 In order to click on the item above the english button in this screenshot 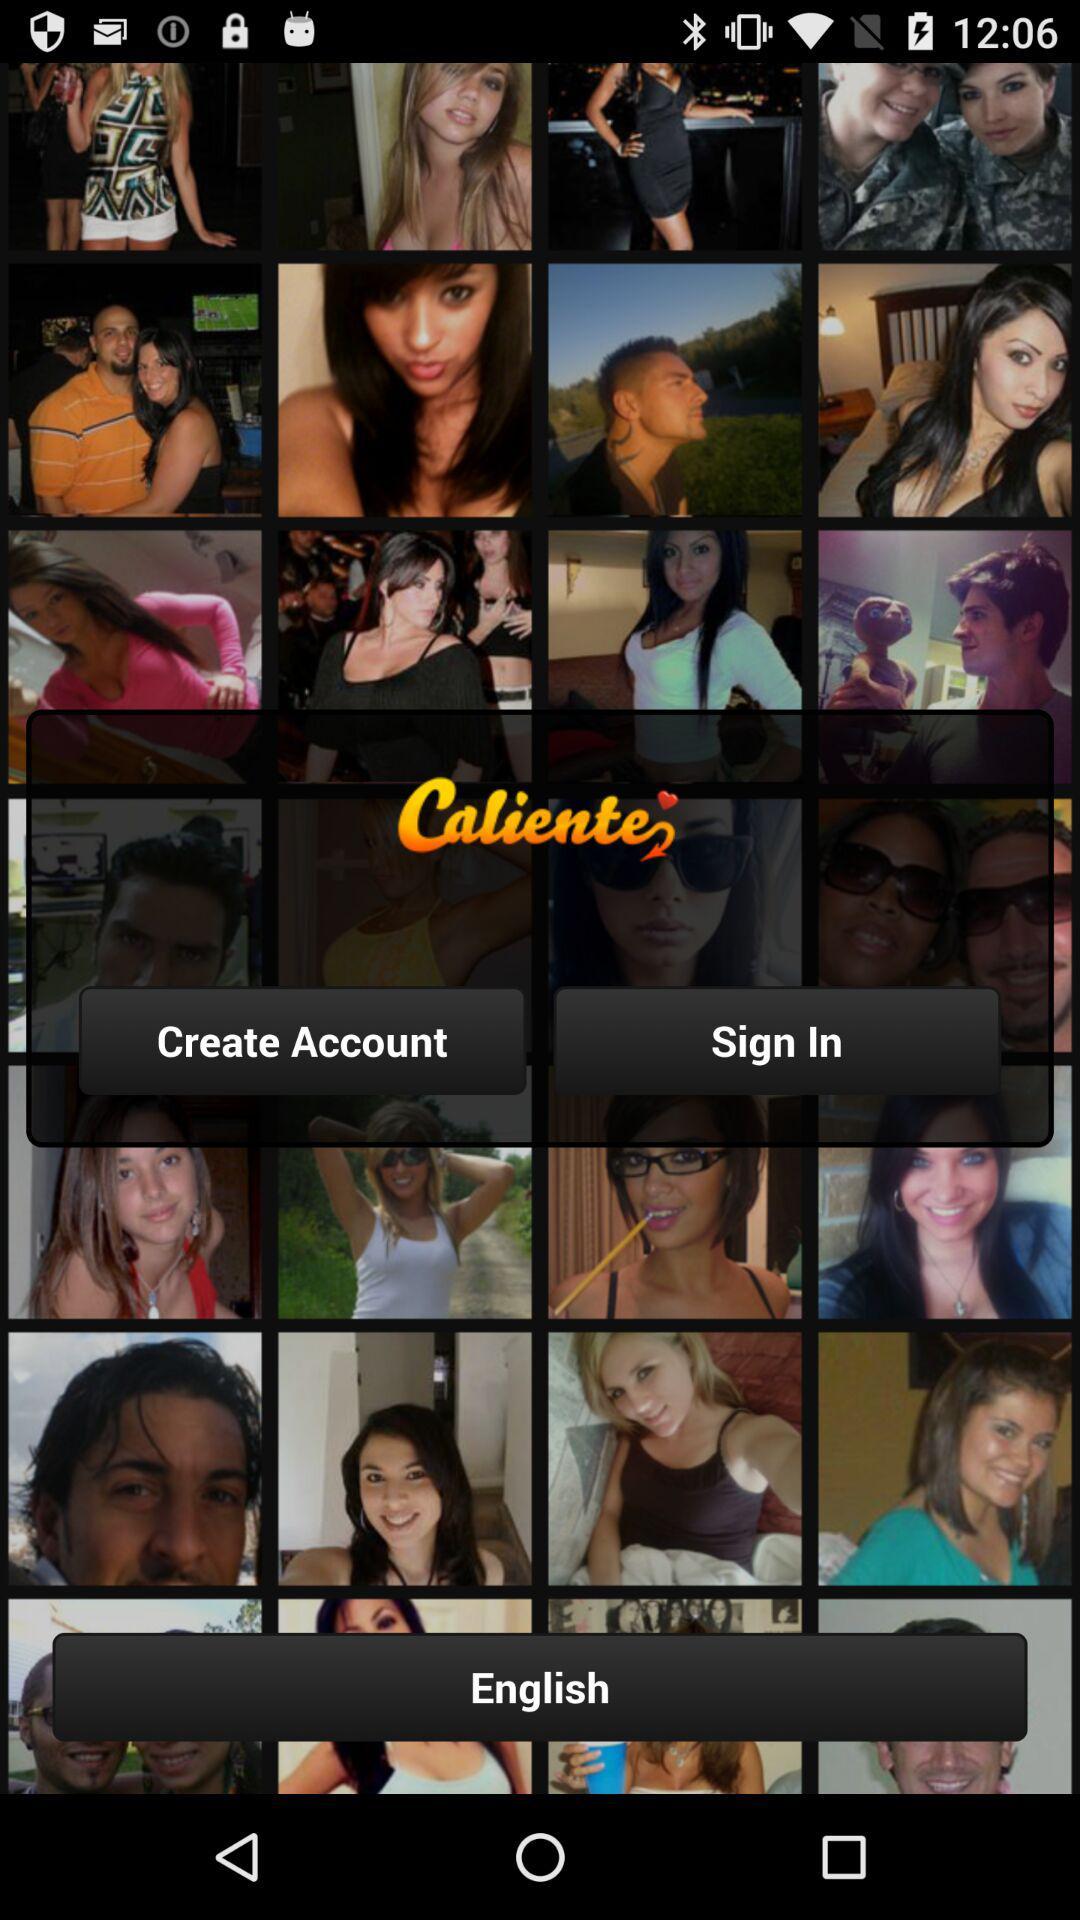, I will do `click(776, 1040)`.